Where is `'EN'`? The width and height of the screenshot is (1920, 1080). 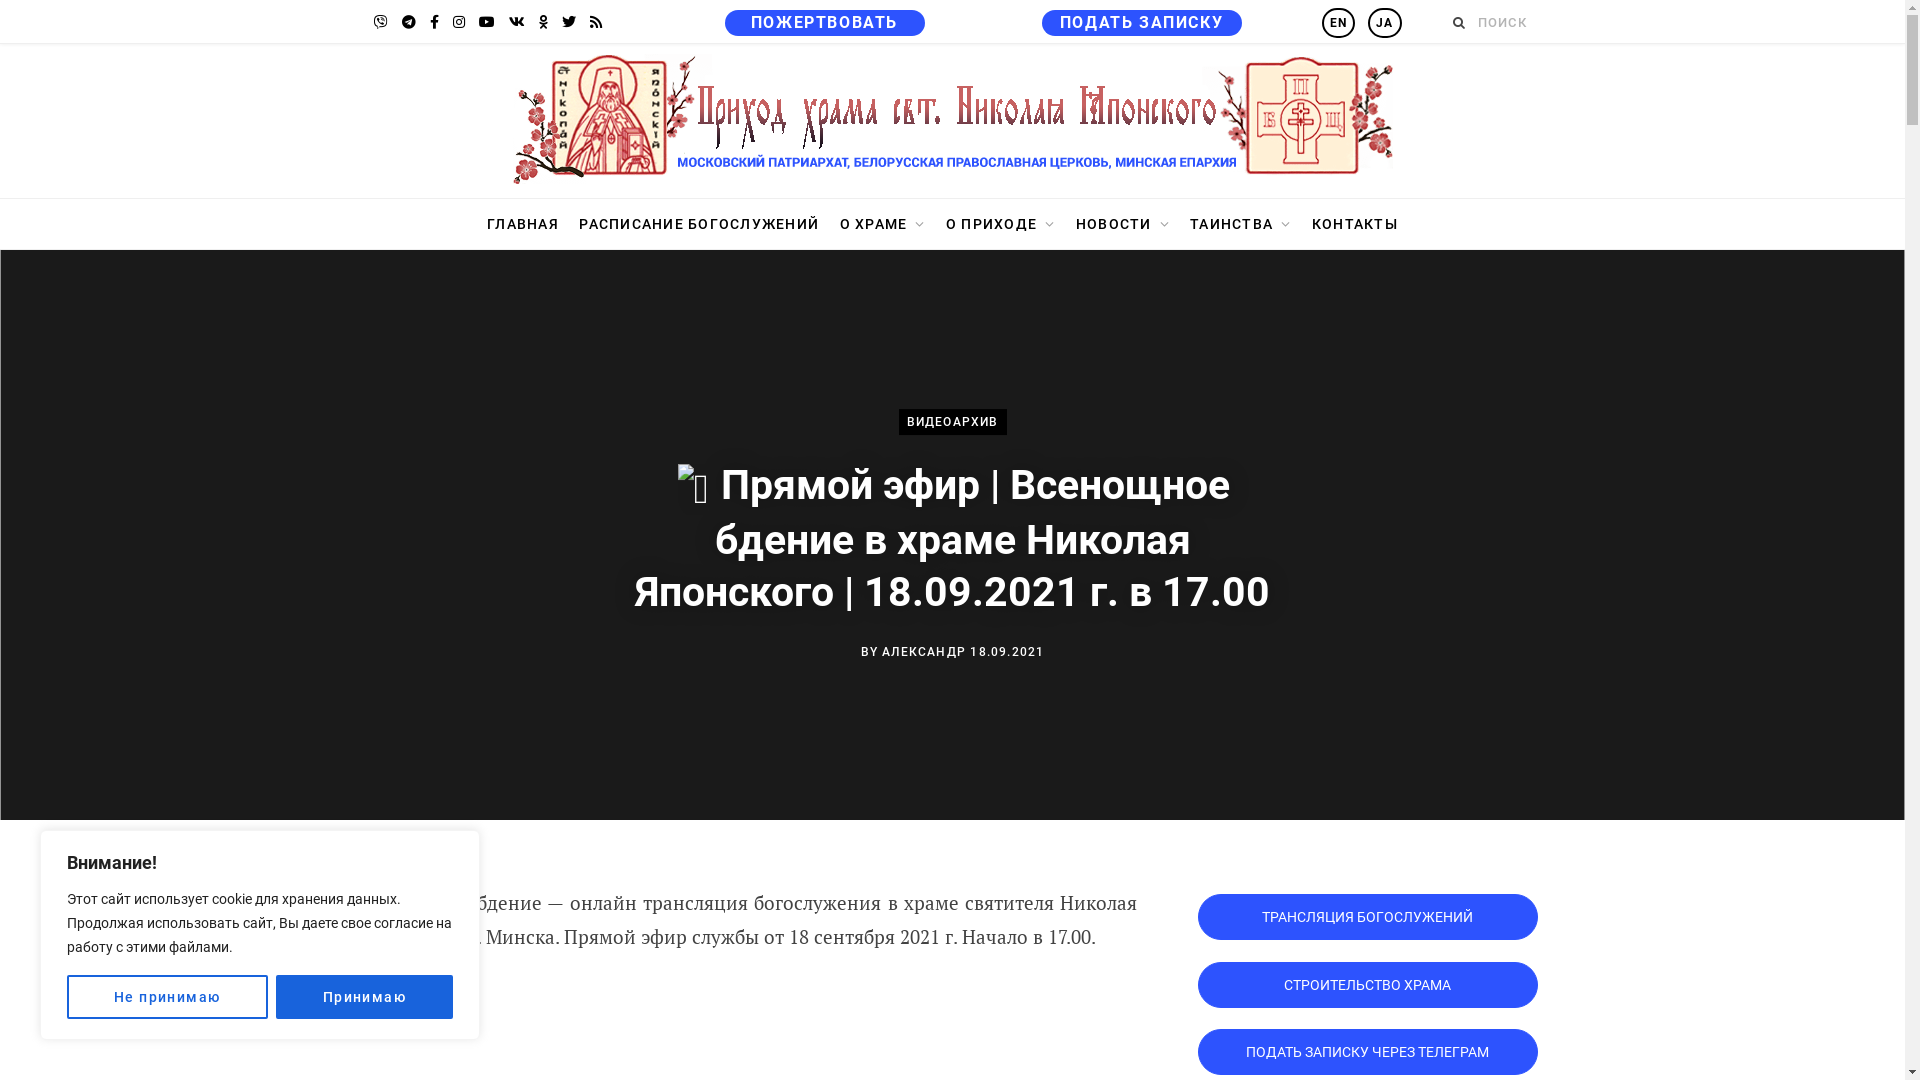 'EN' is located at coordinates (1321, 23).